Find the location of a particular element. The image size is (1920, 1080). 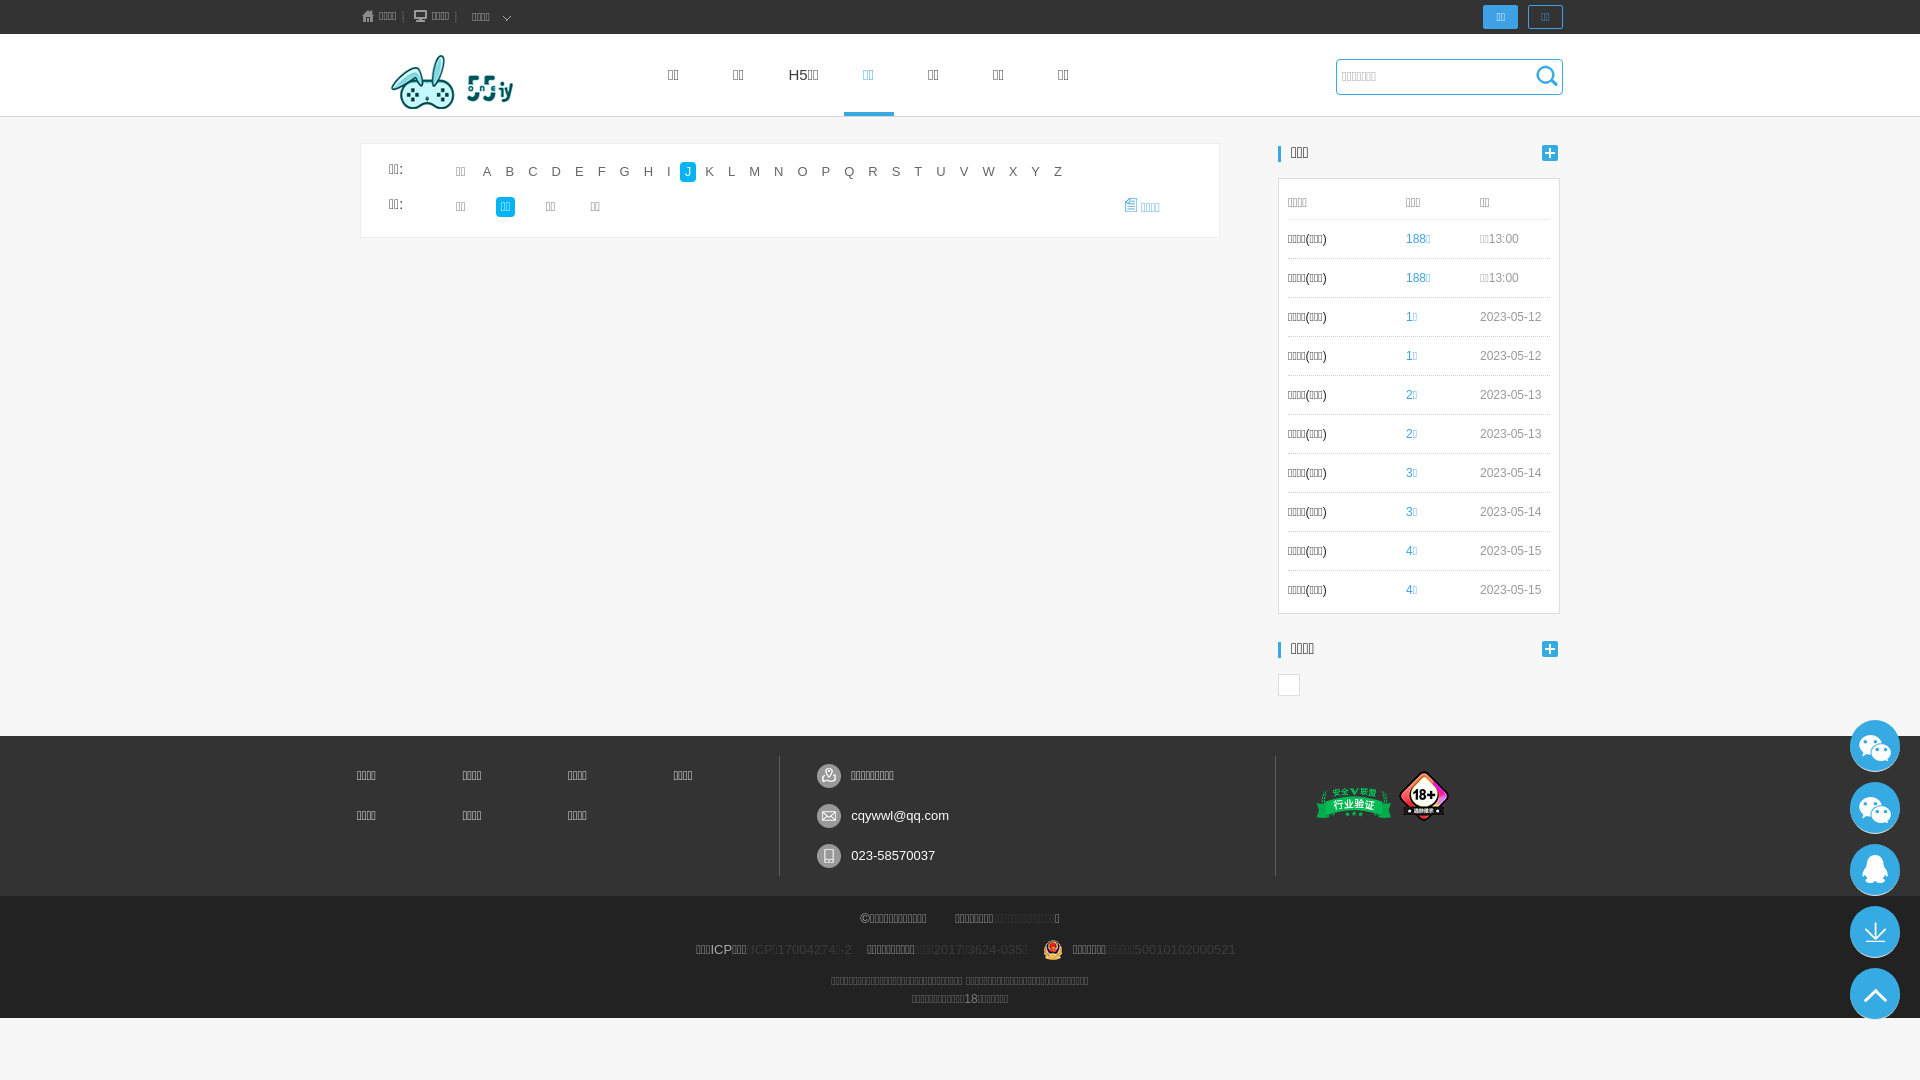

'L' is located at coordinates (730, 171).